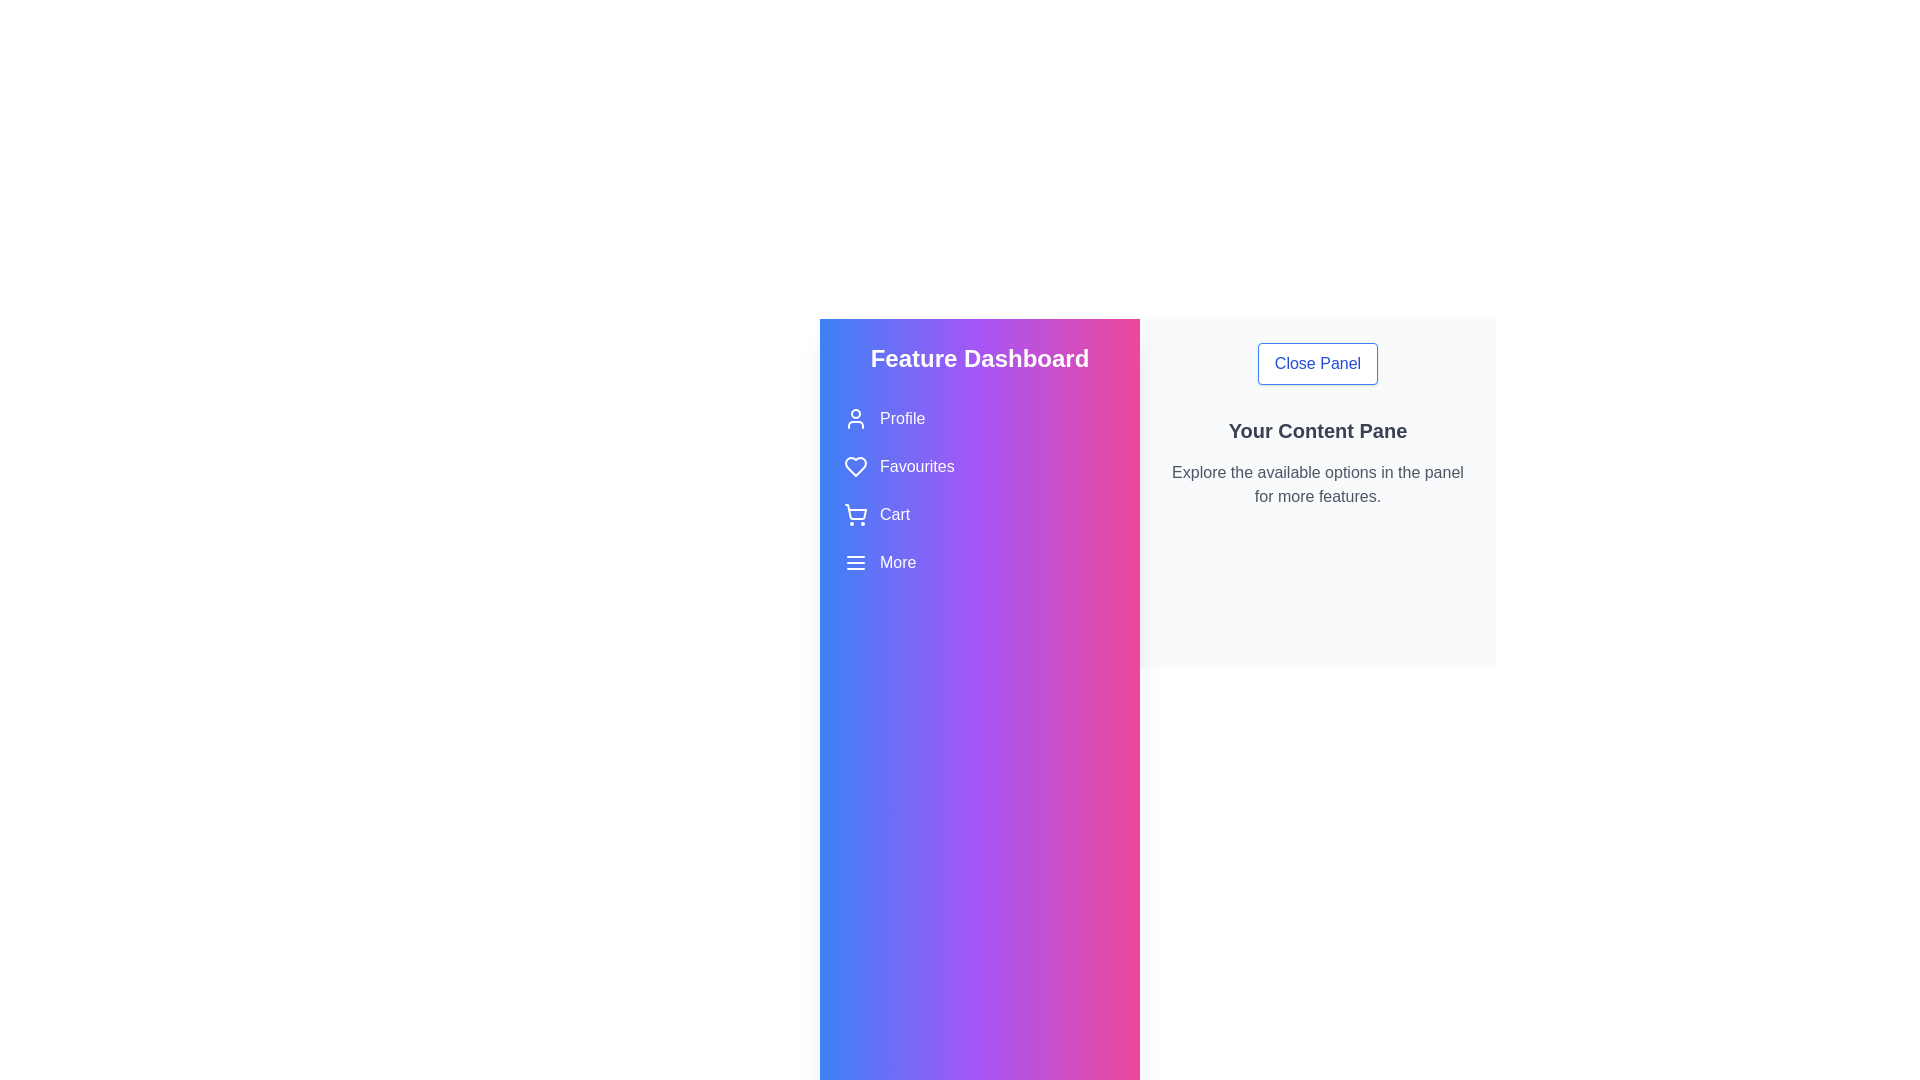 The image size is (1920, 1080). Describe the element at coordinates (1318, 363) in the screenshot. I see `the 'Close Panel' button to close the drawer` at that location.